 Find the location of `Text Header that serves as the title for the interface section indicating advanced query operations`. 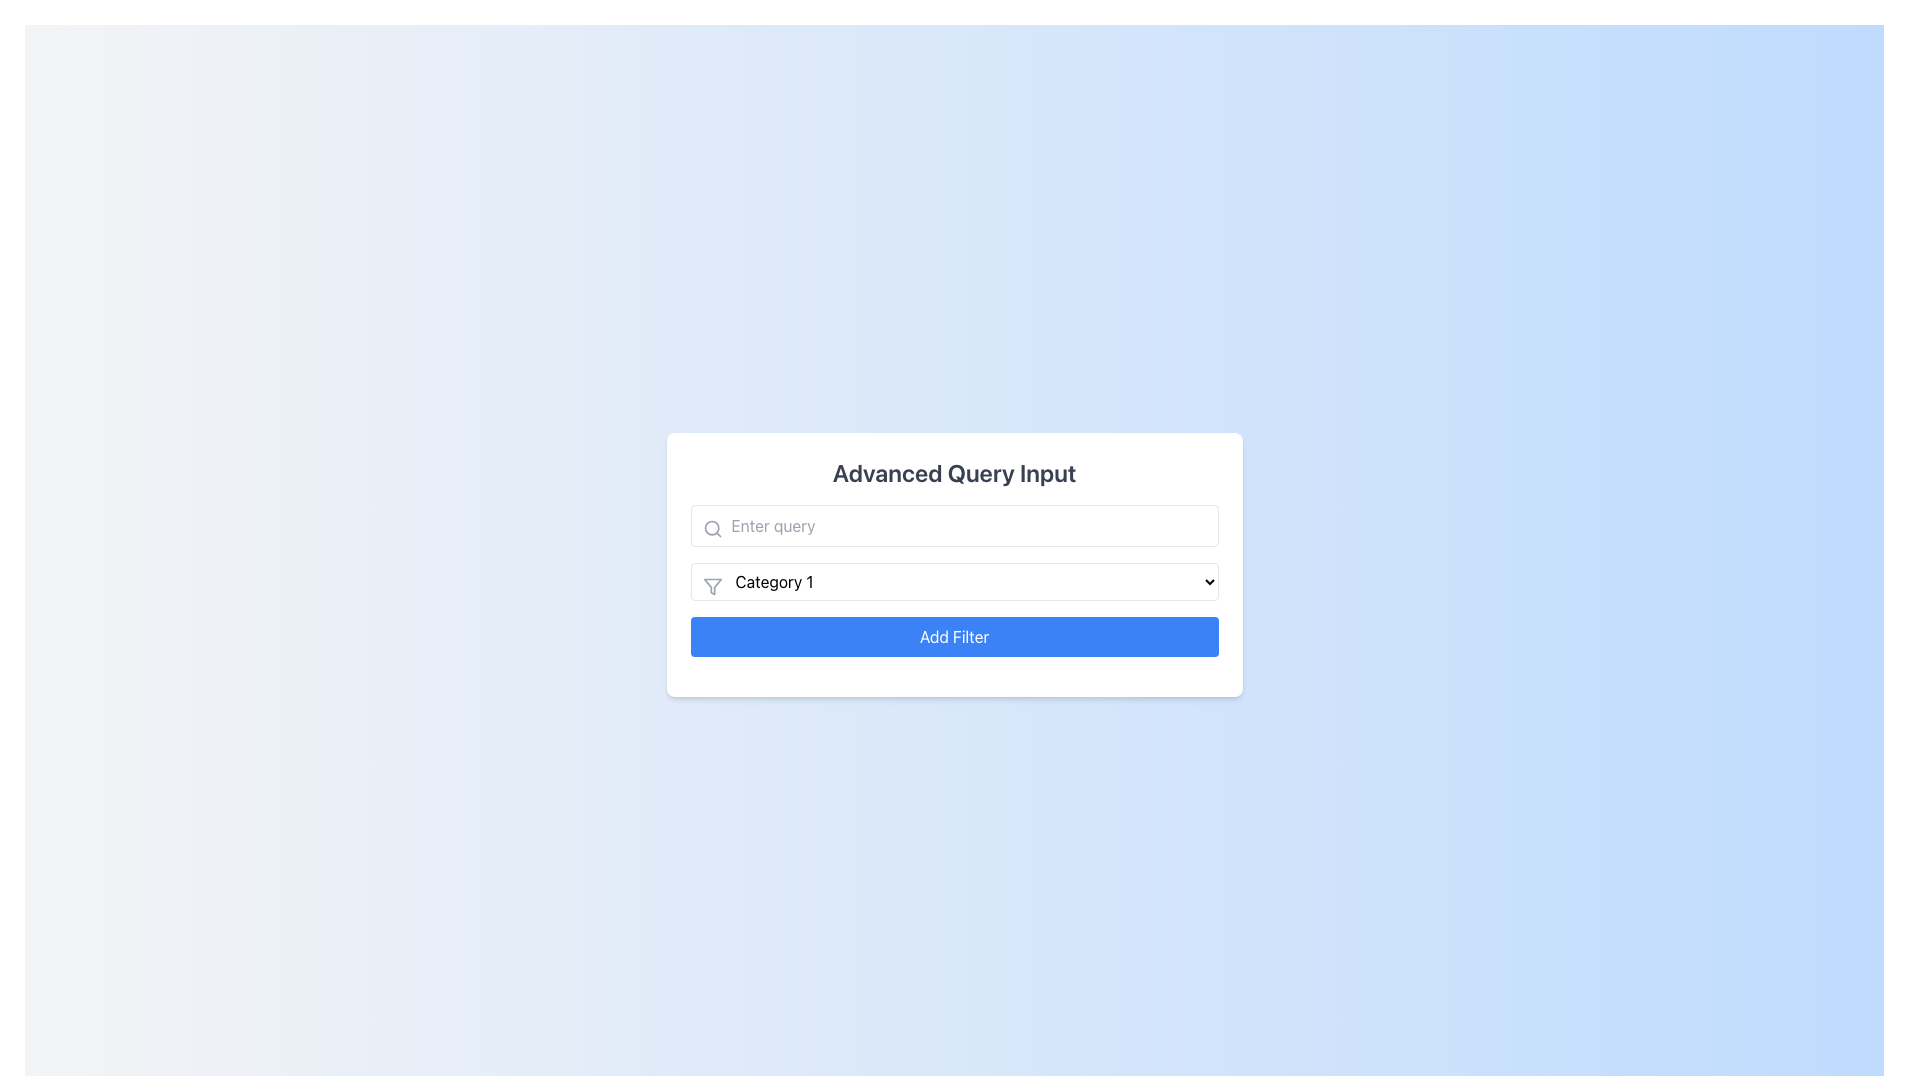

Text Header that serves as the title for the interface section indicating advanced query operations is located at coordinates (953, 473).